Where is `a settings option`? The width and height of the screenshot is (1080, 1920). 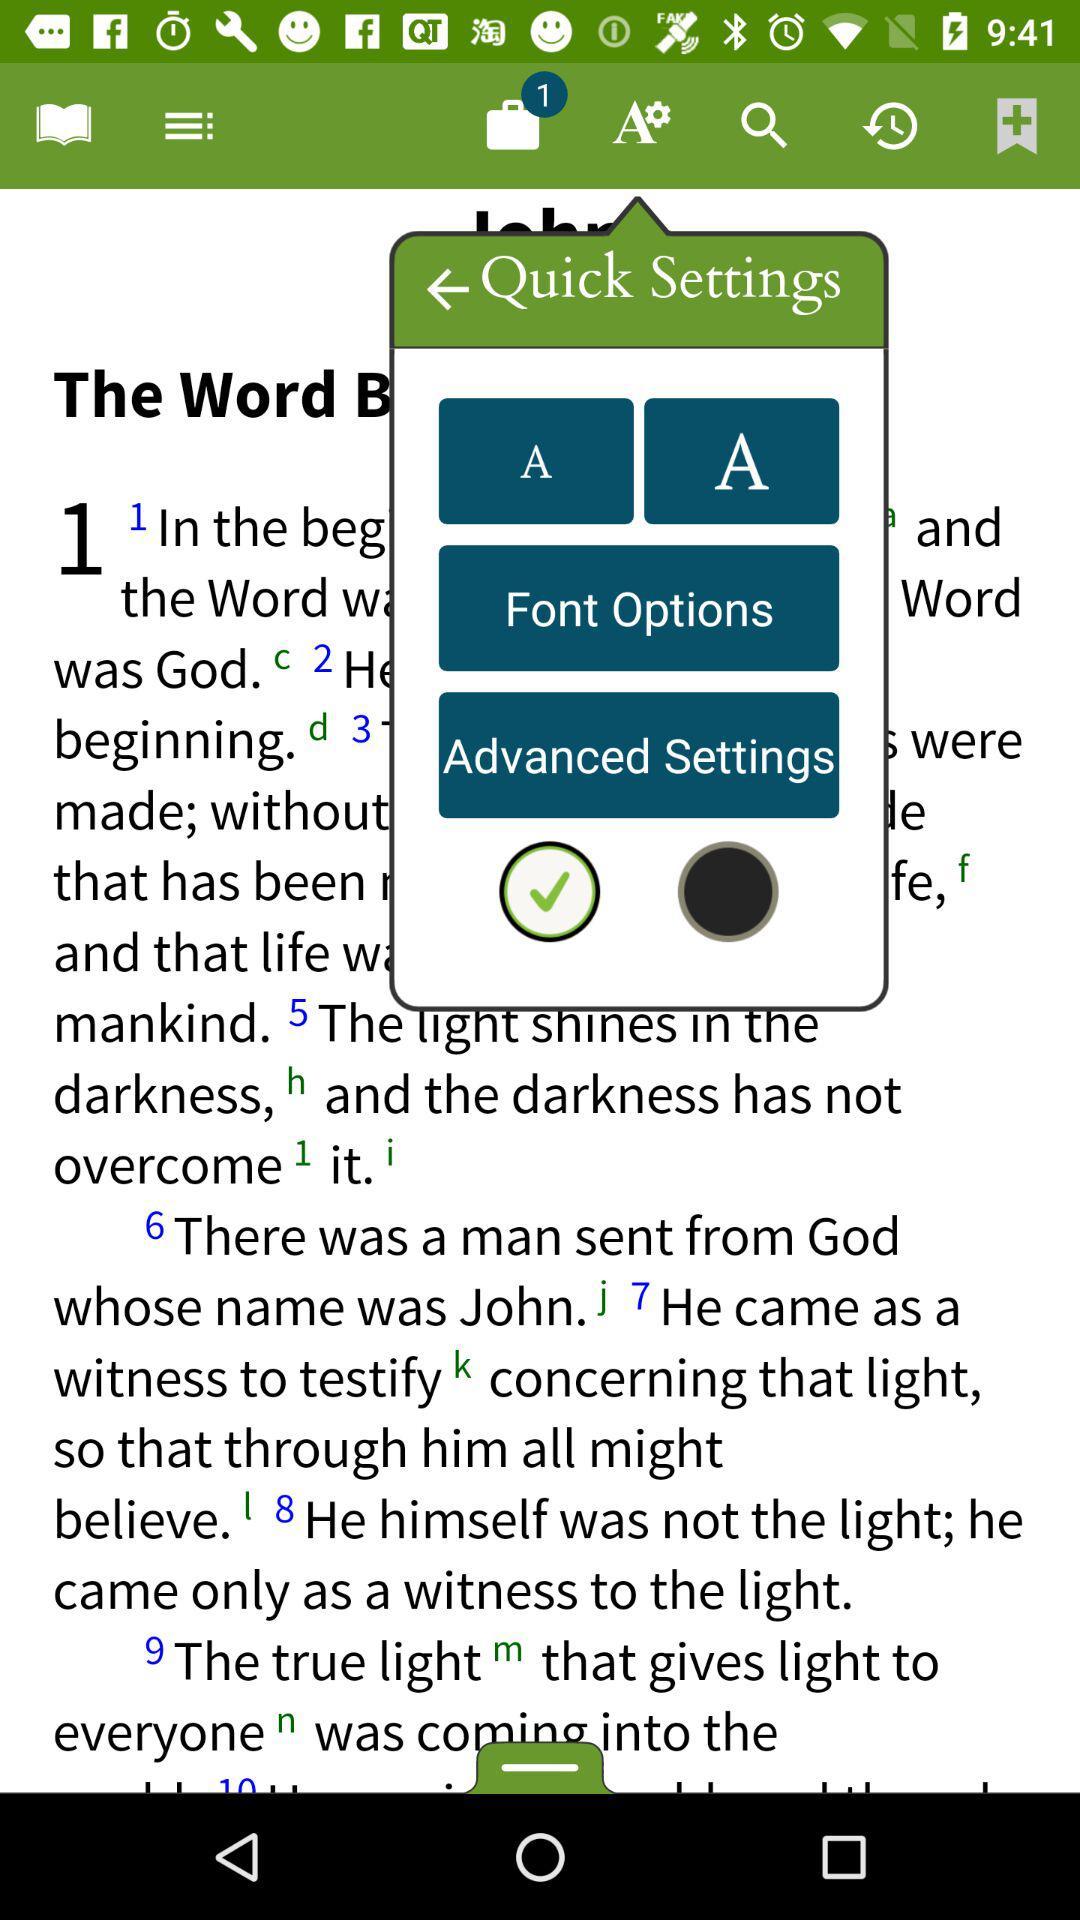 a settings option is located at coordinates (741, 460).